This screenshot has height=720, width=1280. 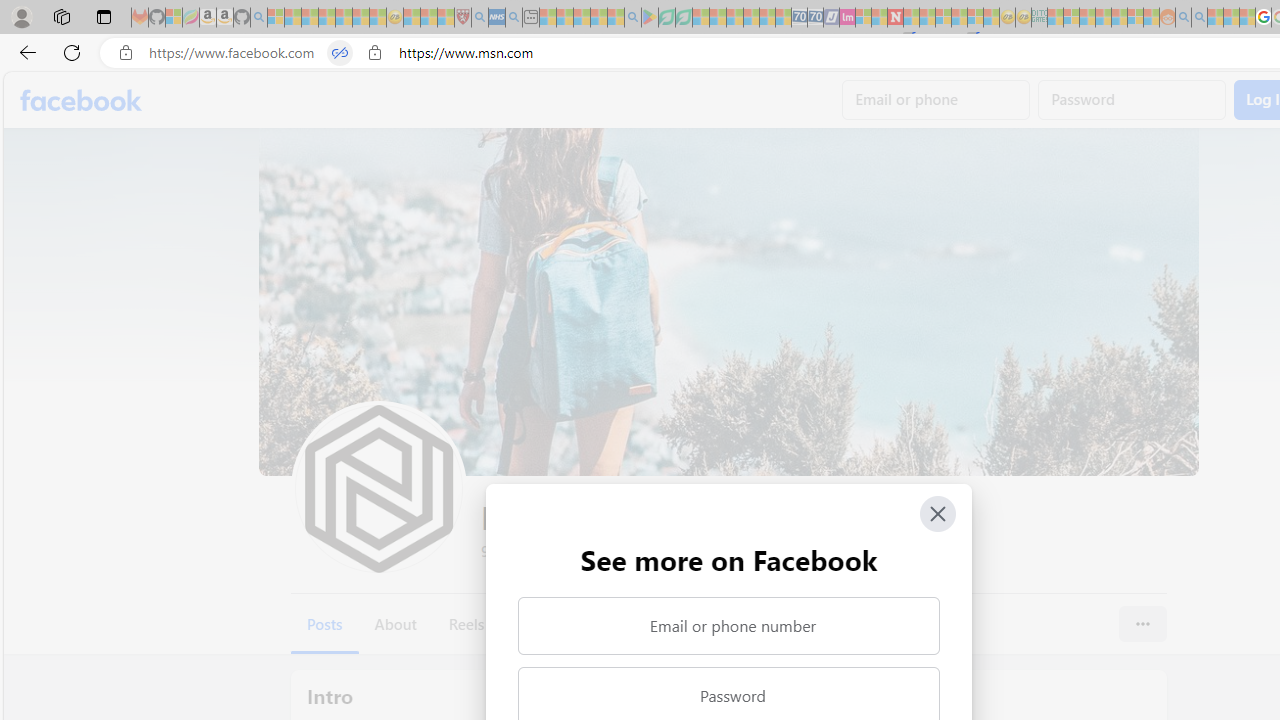 What do you see at coordinates (72, 51) in the screenshot?
I see `'Refresh'` at bounding box center [72, 51].